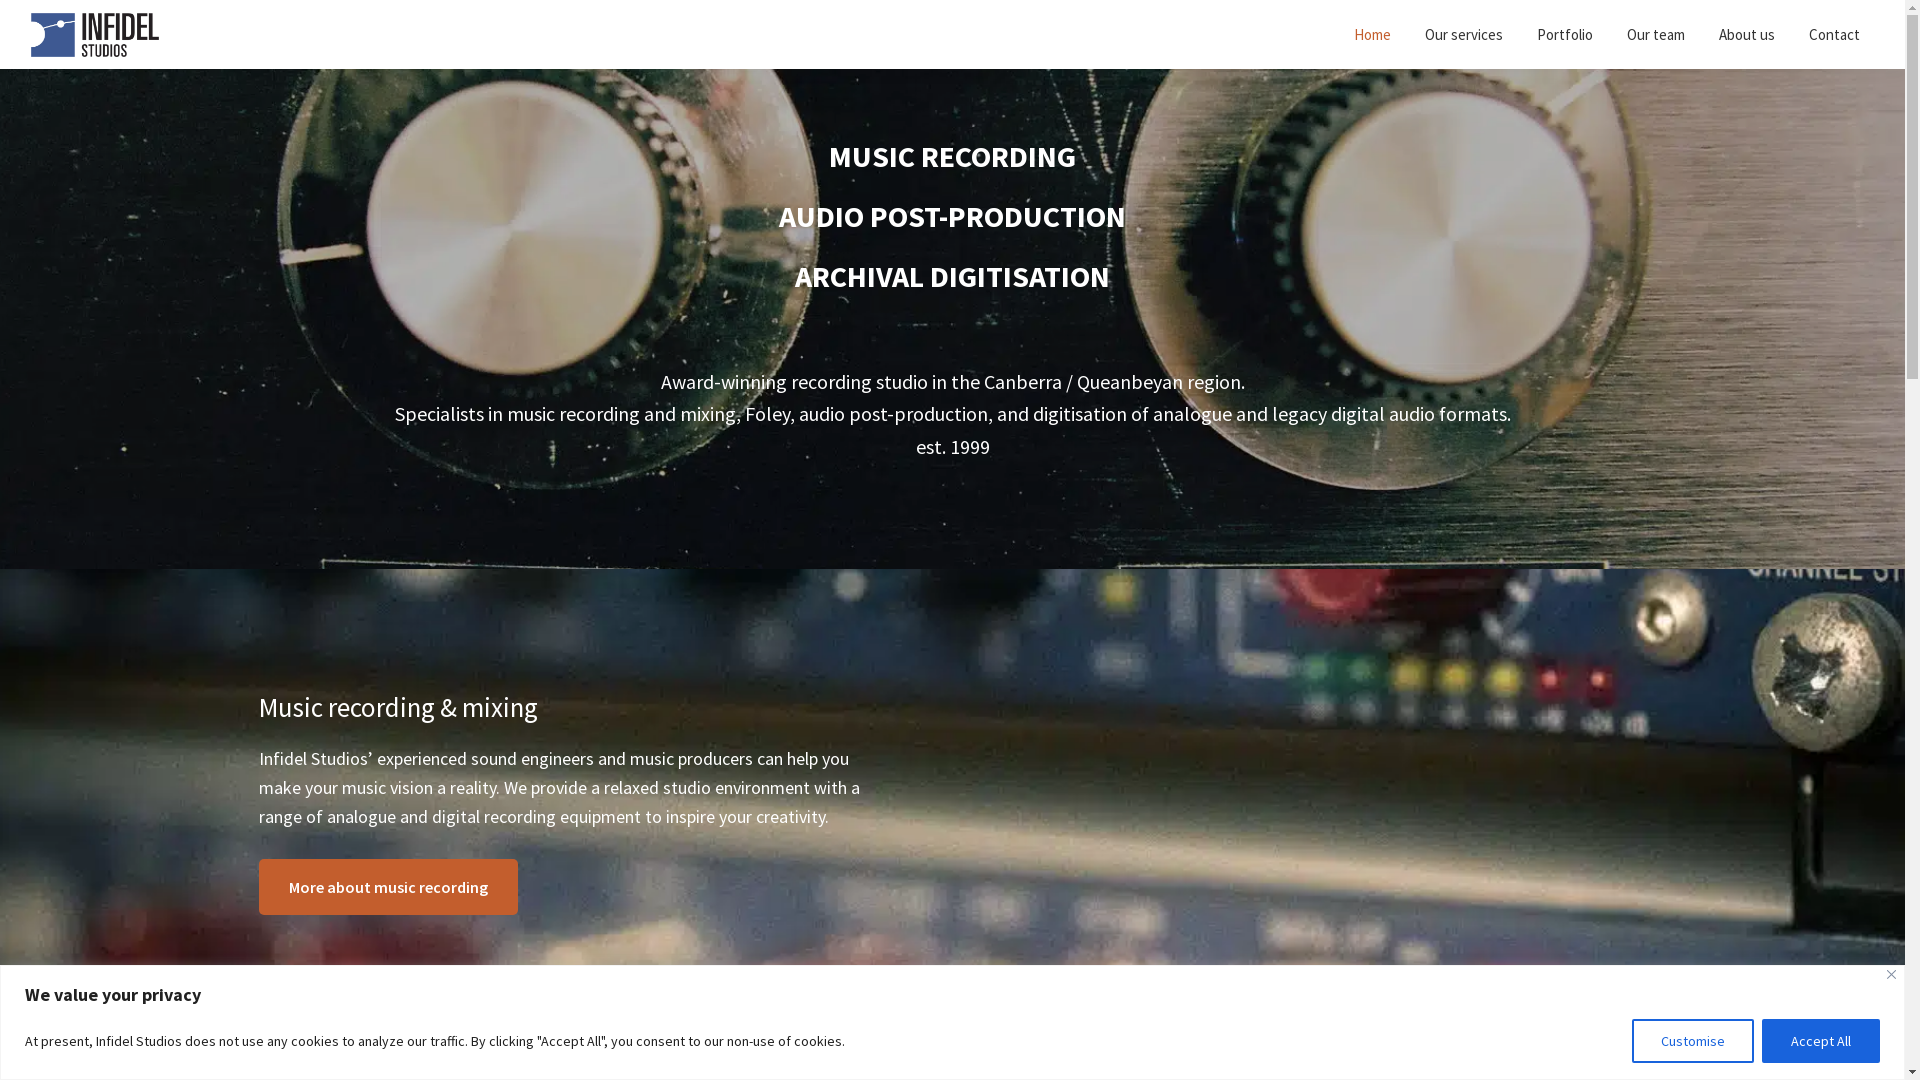 The height and width of the screenshot is (1080, 1920). What do you see at coordinates (388, 886) in the screenshot?
I see `'More about music recording'` at bounding box center [388, 886].